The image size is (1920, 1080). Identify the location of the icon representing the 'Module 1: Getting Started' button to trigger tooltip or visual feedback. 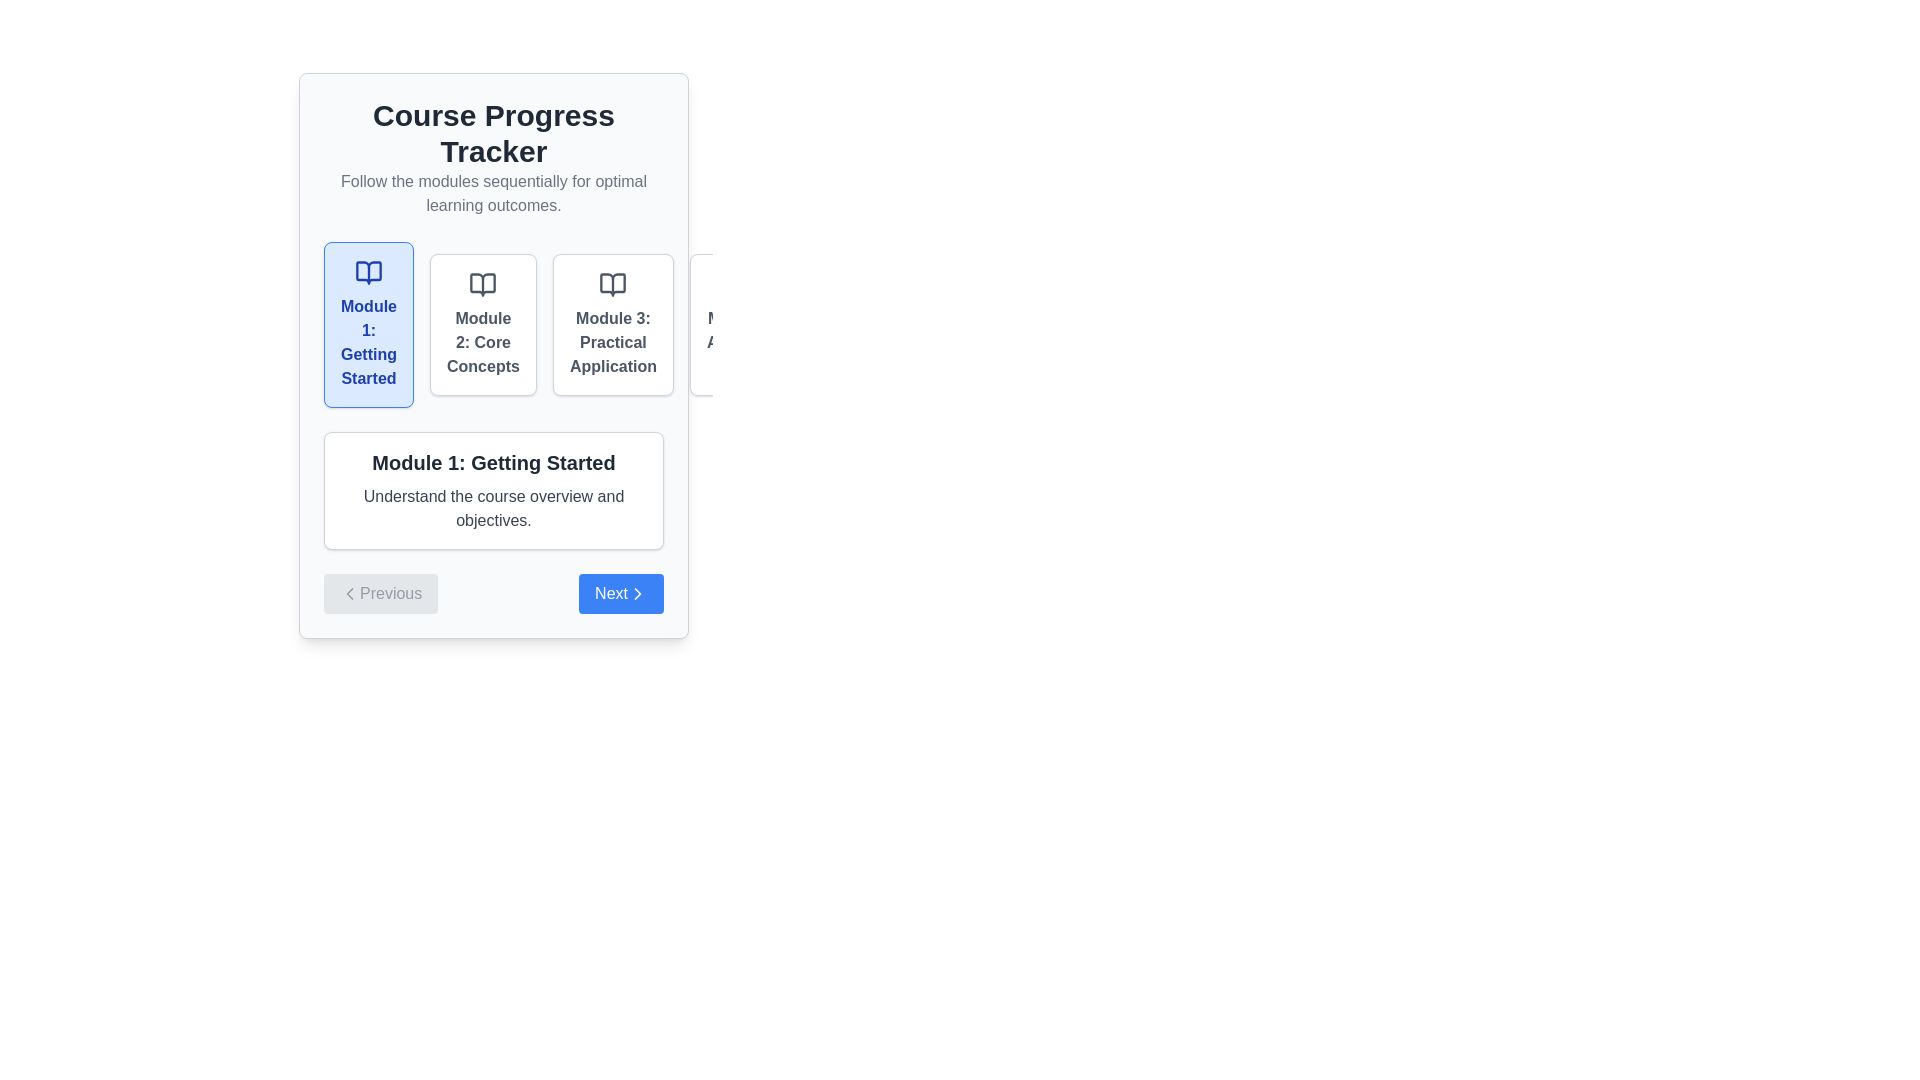
(369, 273).